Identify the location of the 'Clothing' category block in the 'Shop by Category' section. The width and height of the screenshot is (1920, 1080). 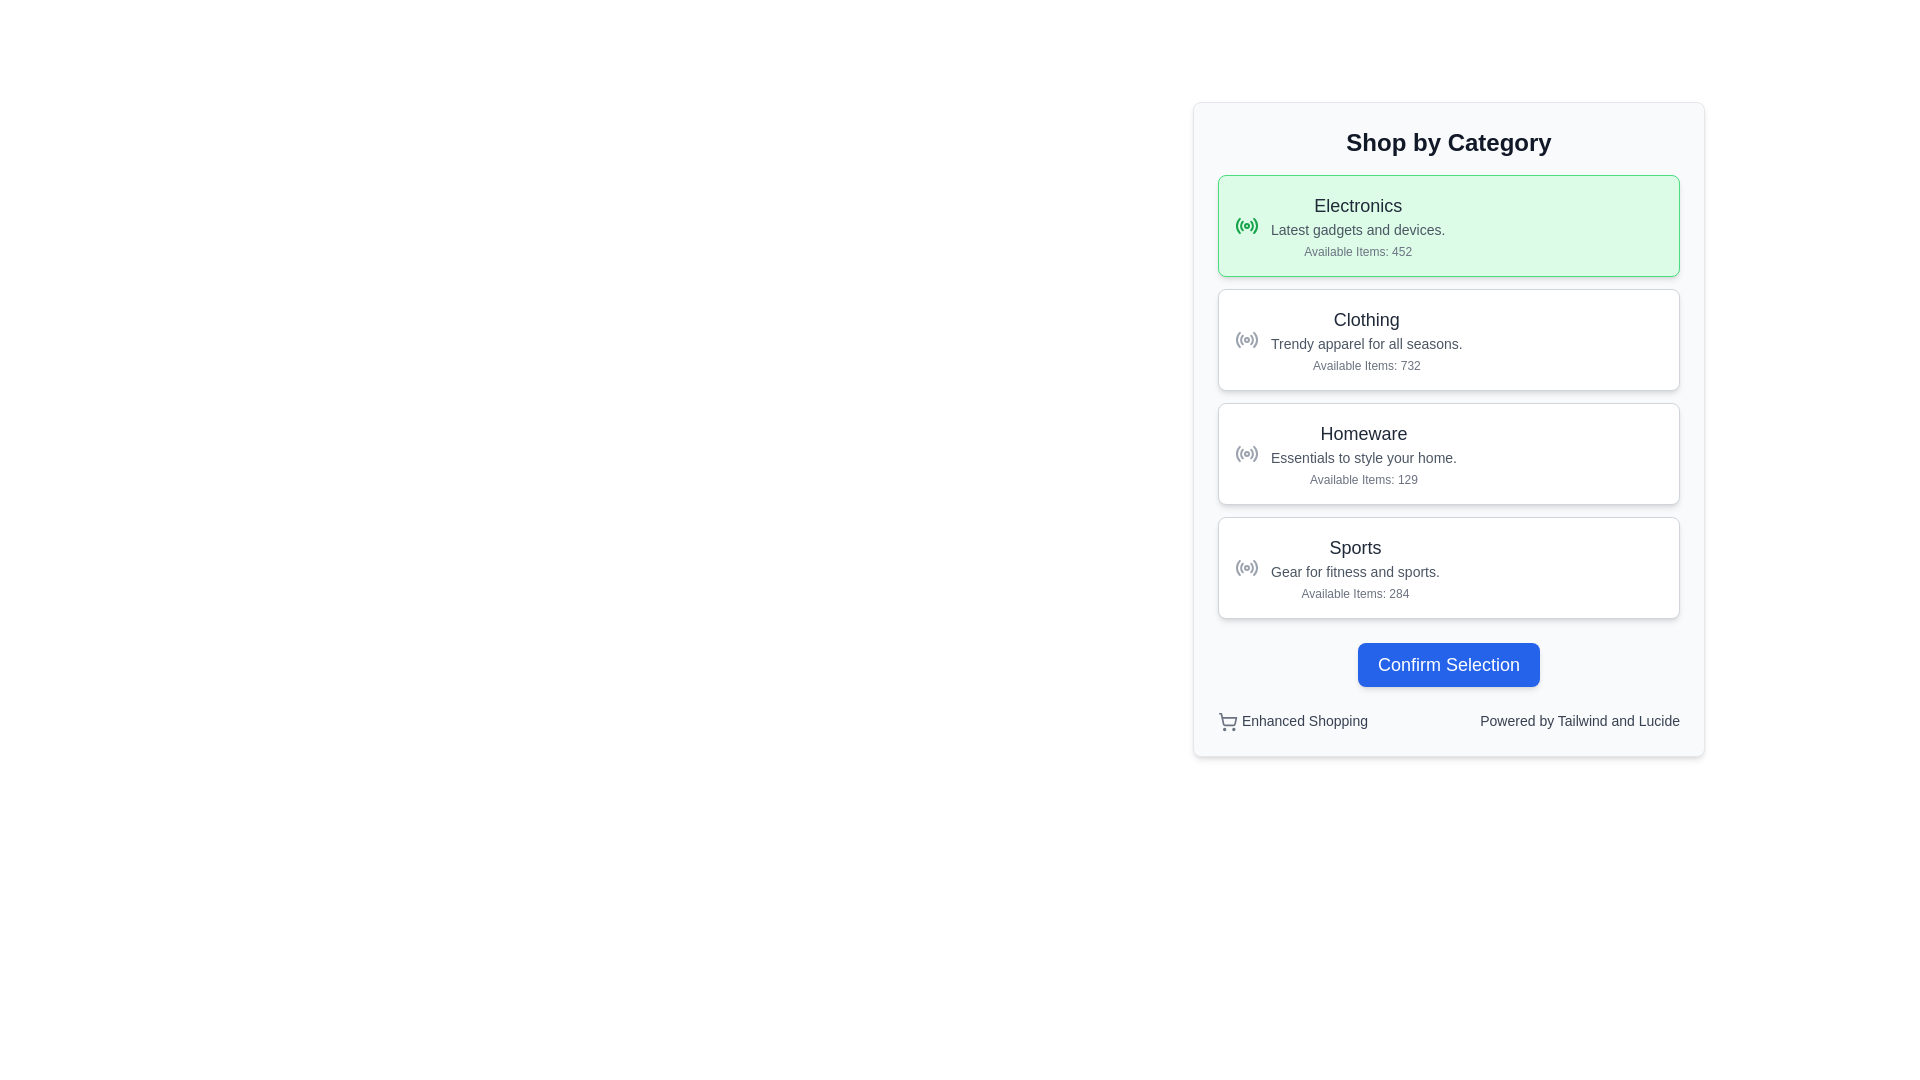
(1365, 338).